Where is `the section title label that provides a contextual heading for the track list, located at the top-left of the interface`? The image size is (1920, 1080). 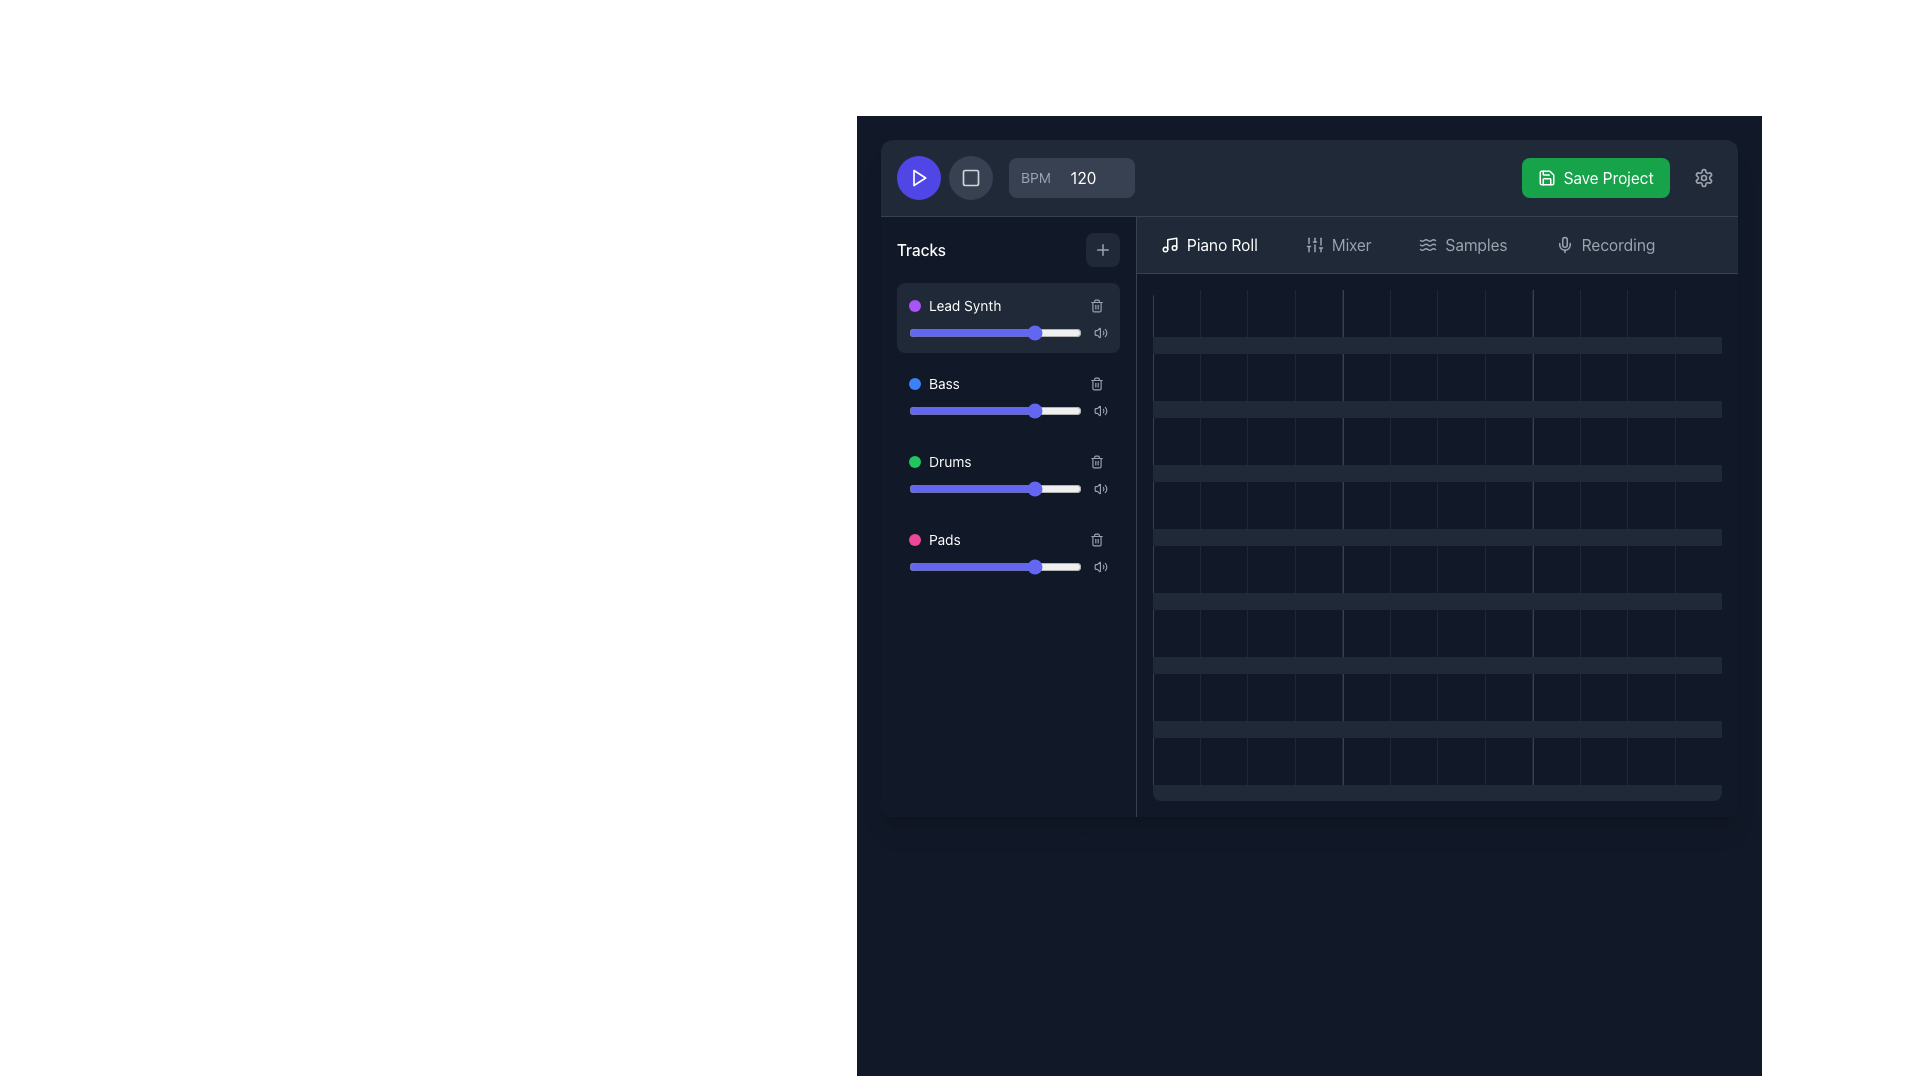 the section title label that provides a contextual heading for the track list, located at the top-left of the interface is located at coordinates (920, 249).